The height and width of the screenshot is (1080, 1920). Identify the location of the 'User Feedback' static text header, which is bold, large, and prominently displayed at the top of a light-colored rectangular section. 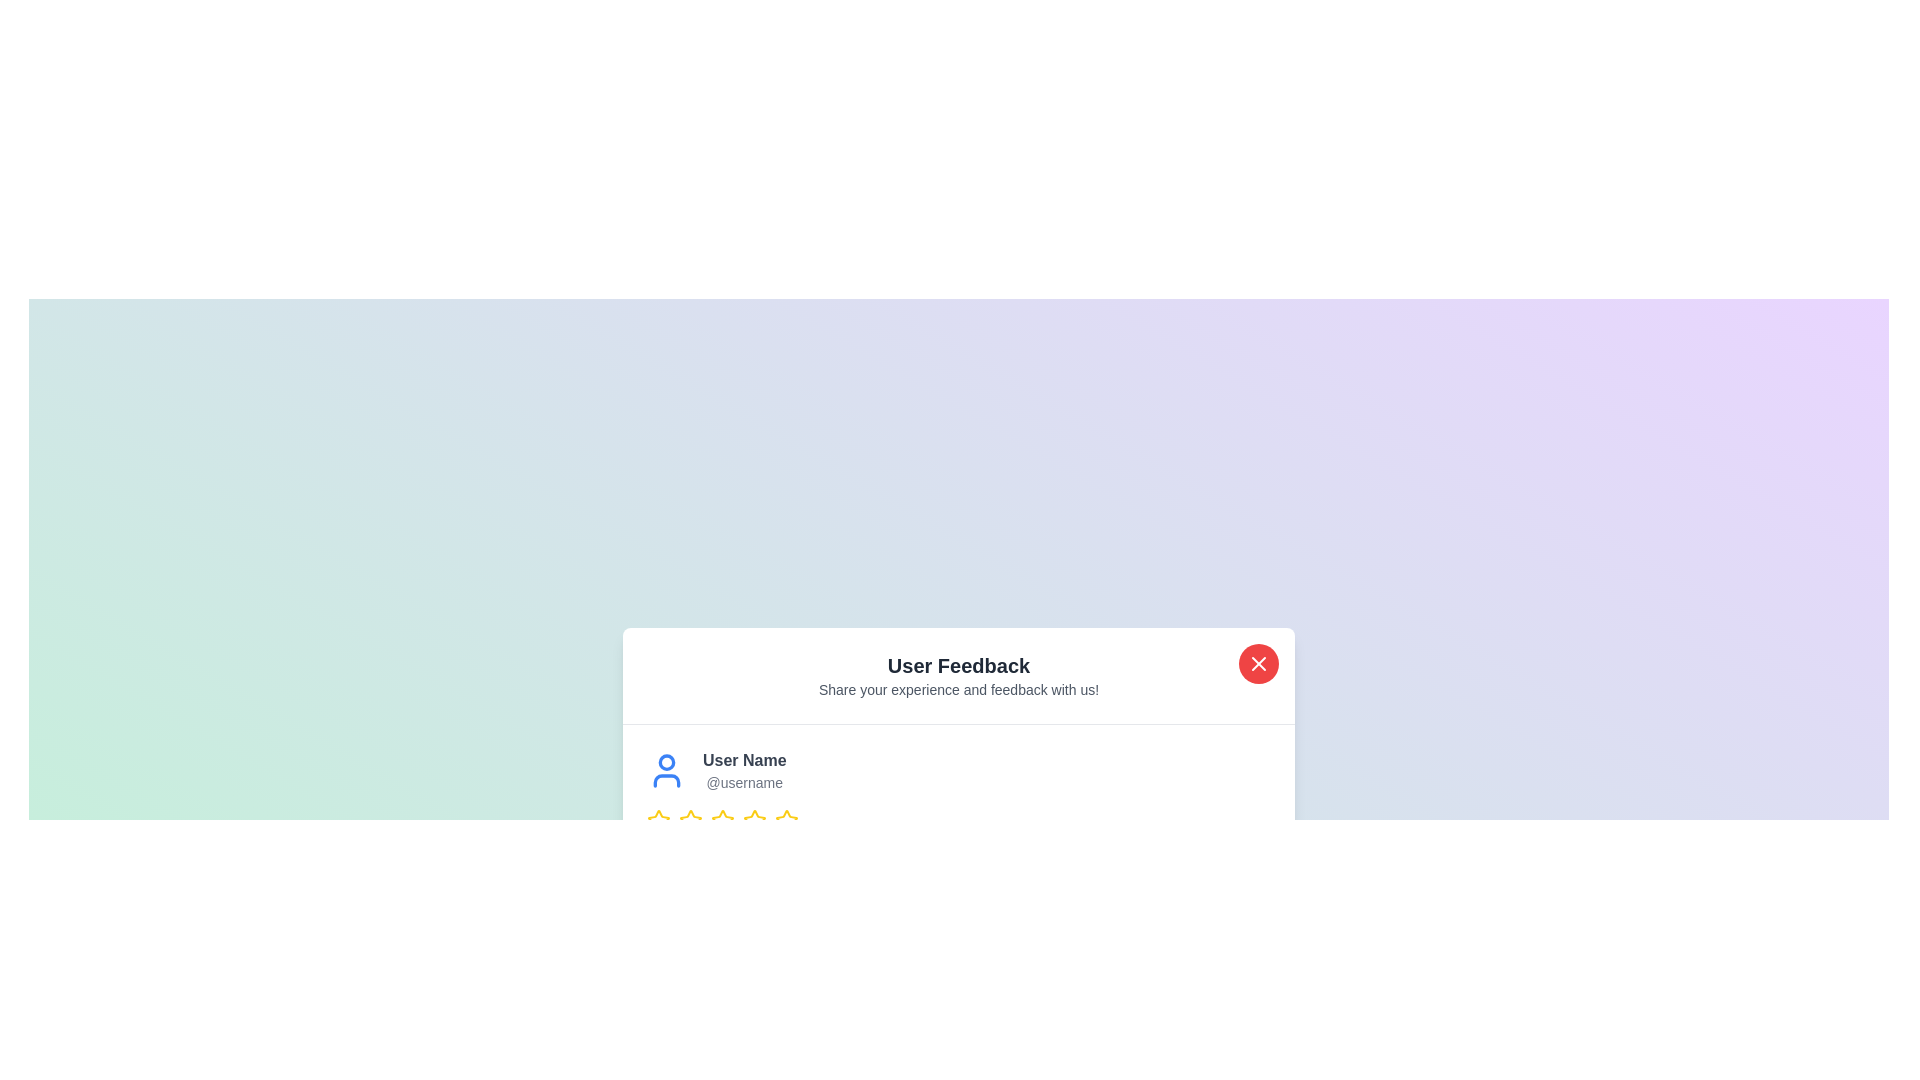
(958, 665).